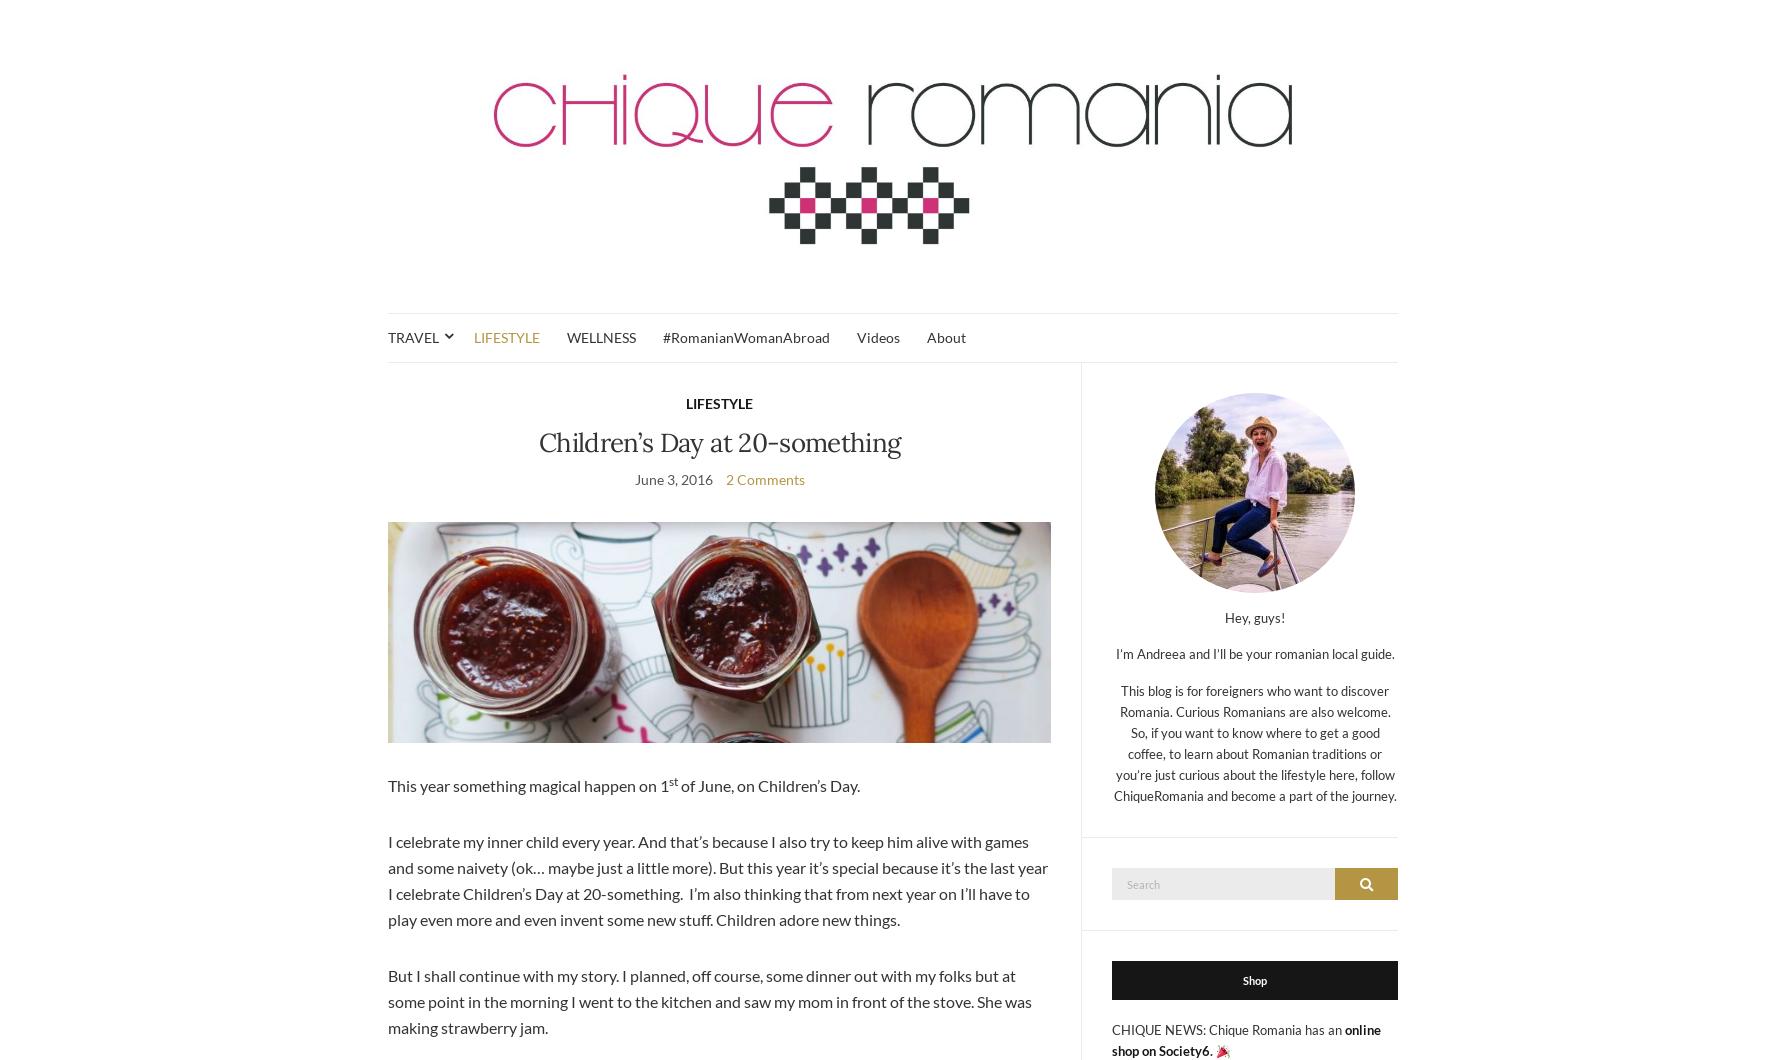 This screenshot has height=1060, width=1786. Describe the element at coordinates (1246, 1039) in the screenshot. I see `'online shop on Society6'` at that location.